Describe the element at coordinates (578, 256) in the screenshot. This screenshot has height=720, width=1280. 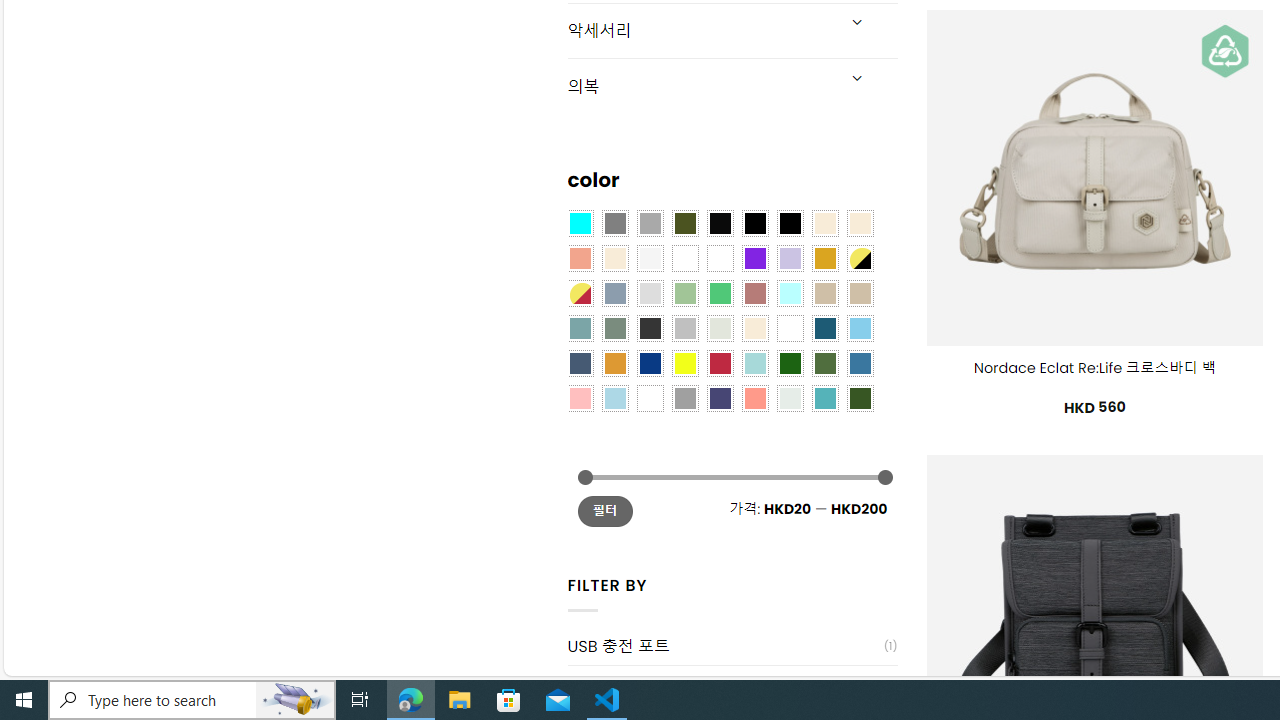
I see `'Coral'` at that location.